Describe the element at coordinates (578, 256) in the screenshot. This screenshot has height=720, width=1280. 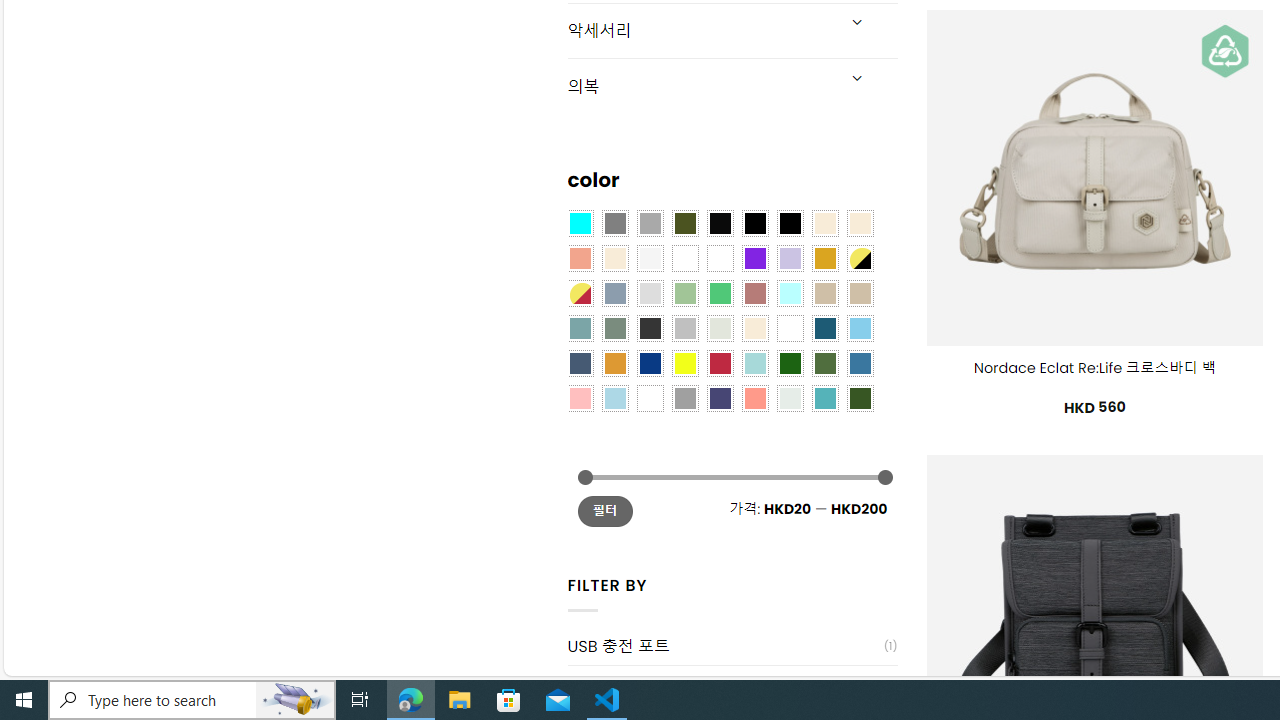
I see `'Coral'` at that location.